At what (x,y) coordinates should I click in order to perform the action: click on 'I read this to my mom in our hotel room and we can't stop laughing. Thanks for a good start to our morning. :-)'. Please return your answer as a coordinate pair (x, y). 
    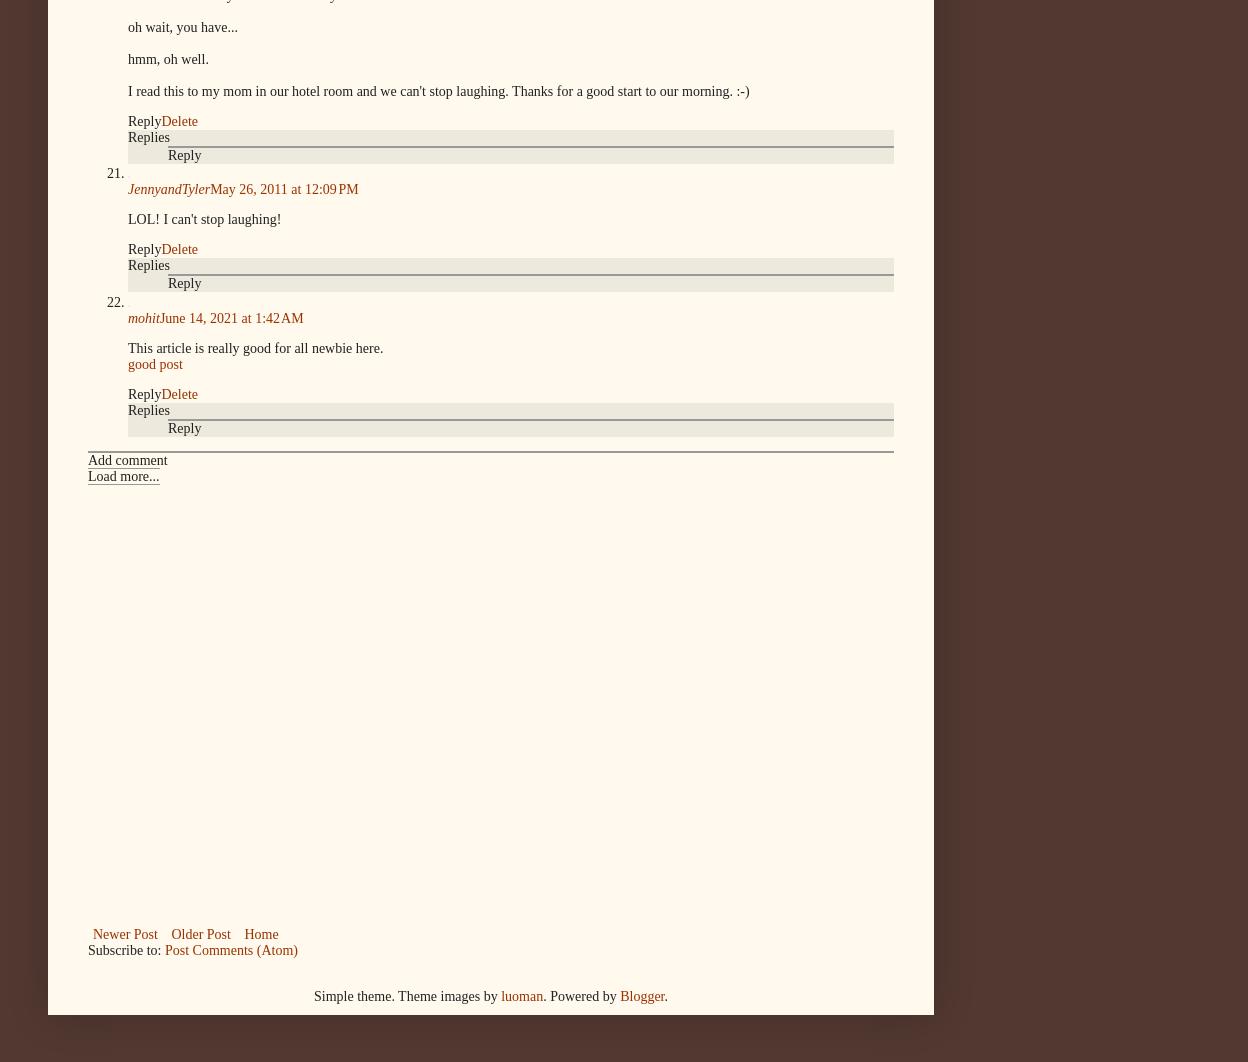
    Looking at the image, I should click on (438, 90).